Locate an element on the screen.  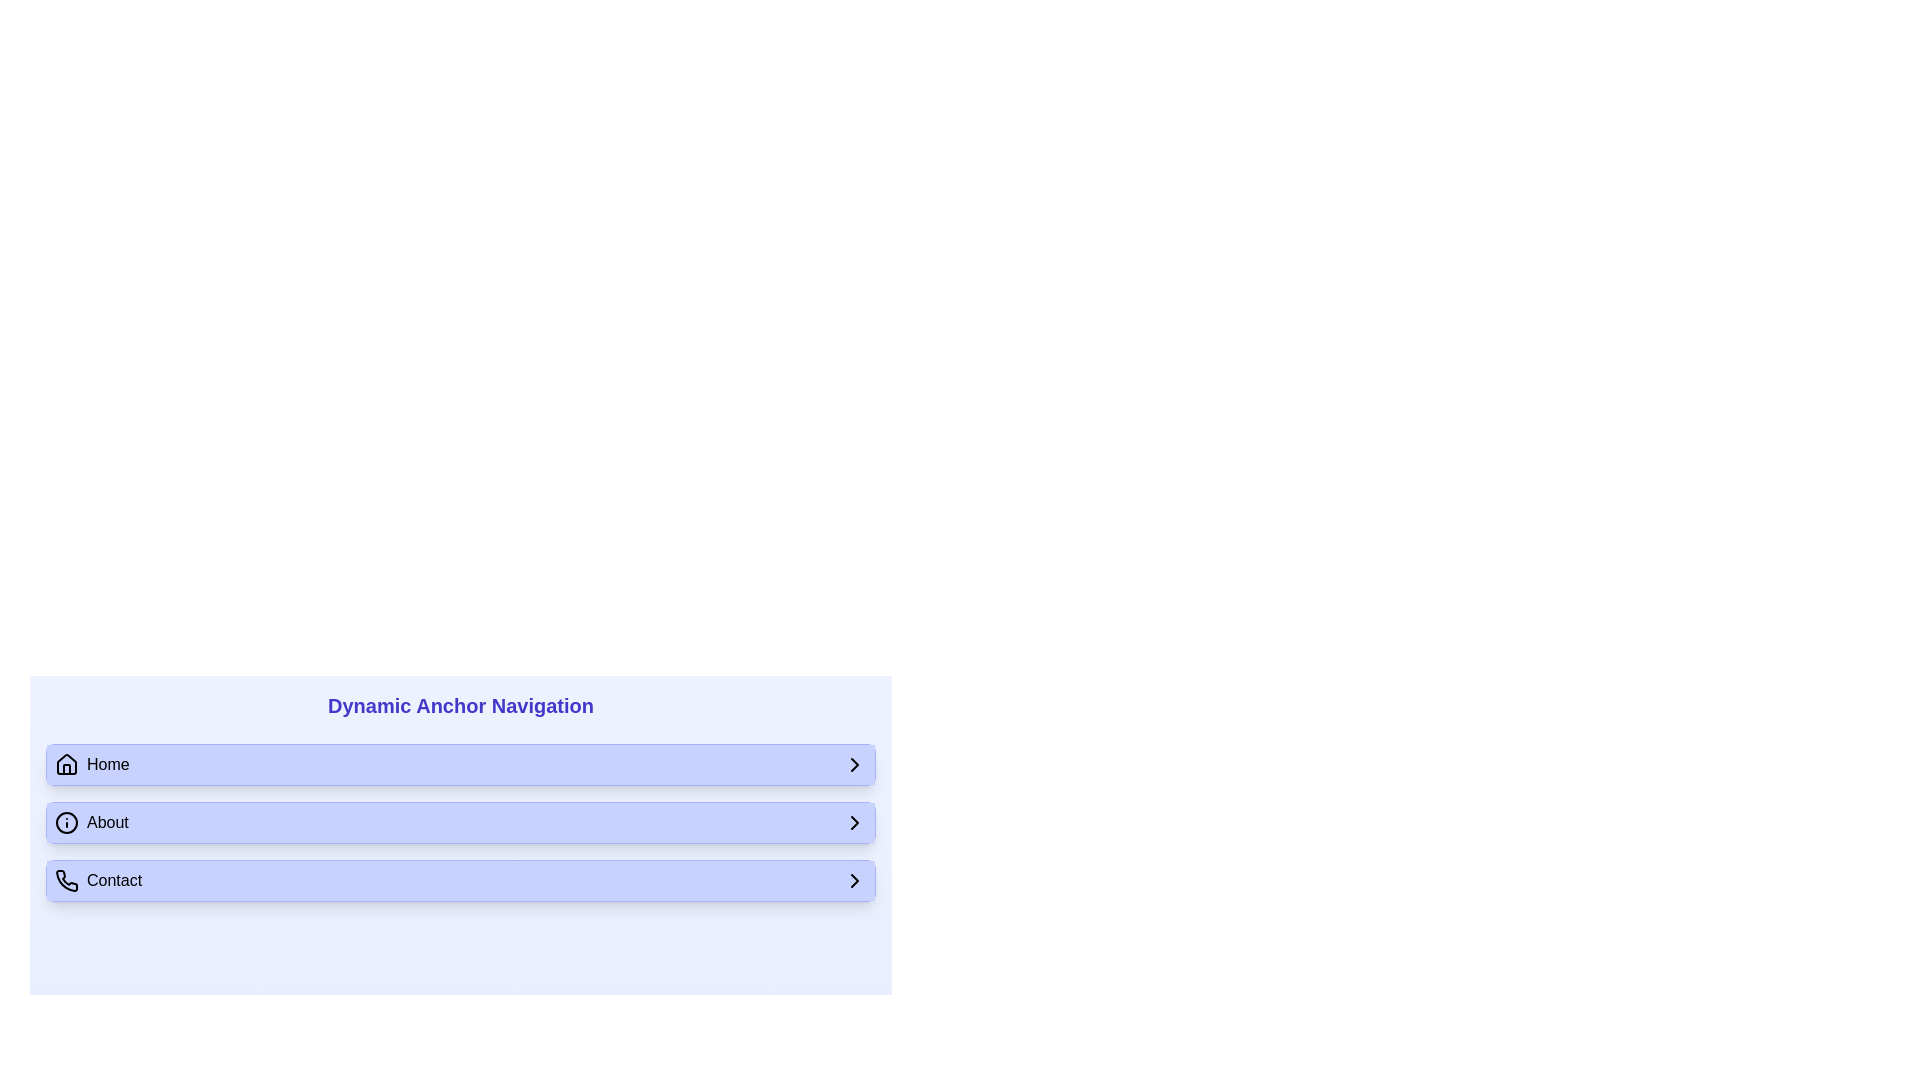
the Chevron icon on the far-right side of the 'Home' section is located at coordinates (854, 764).